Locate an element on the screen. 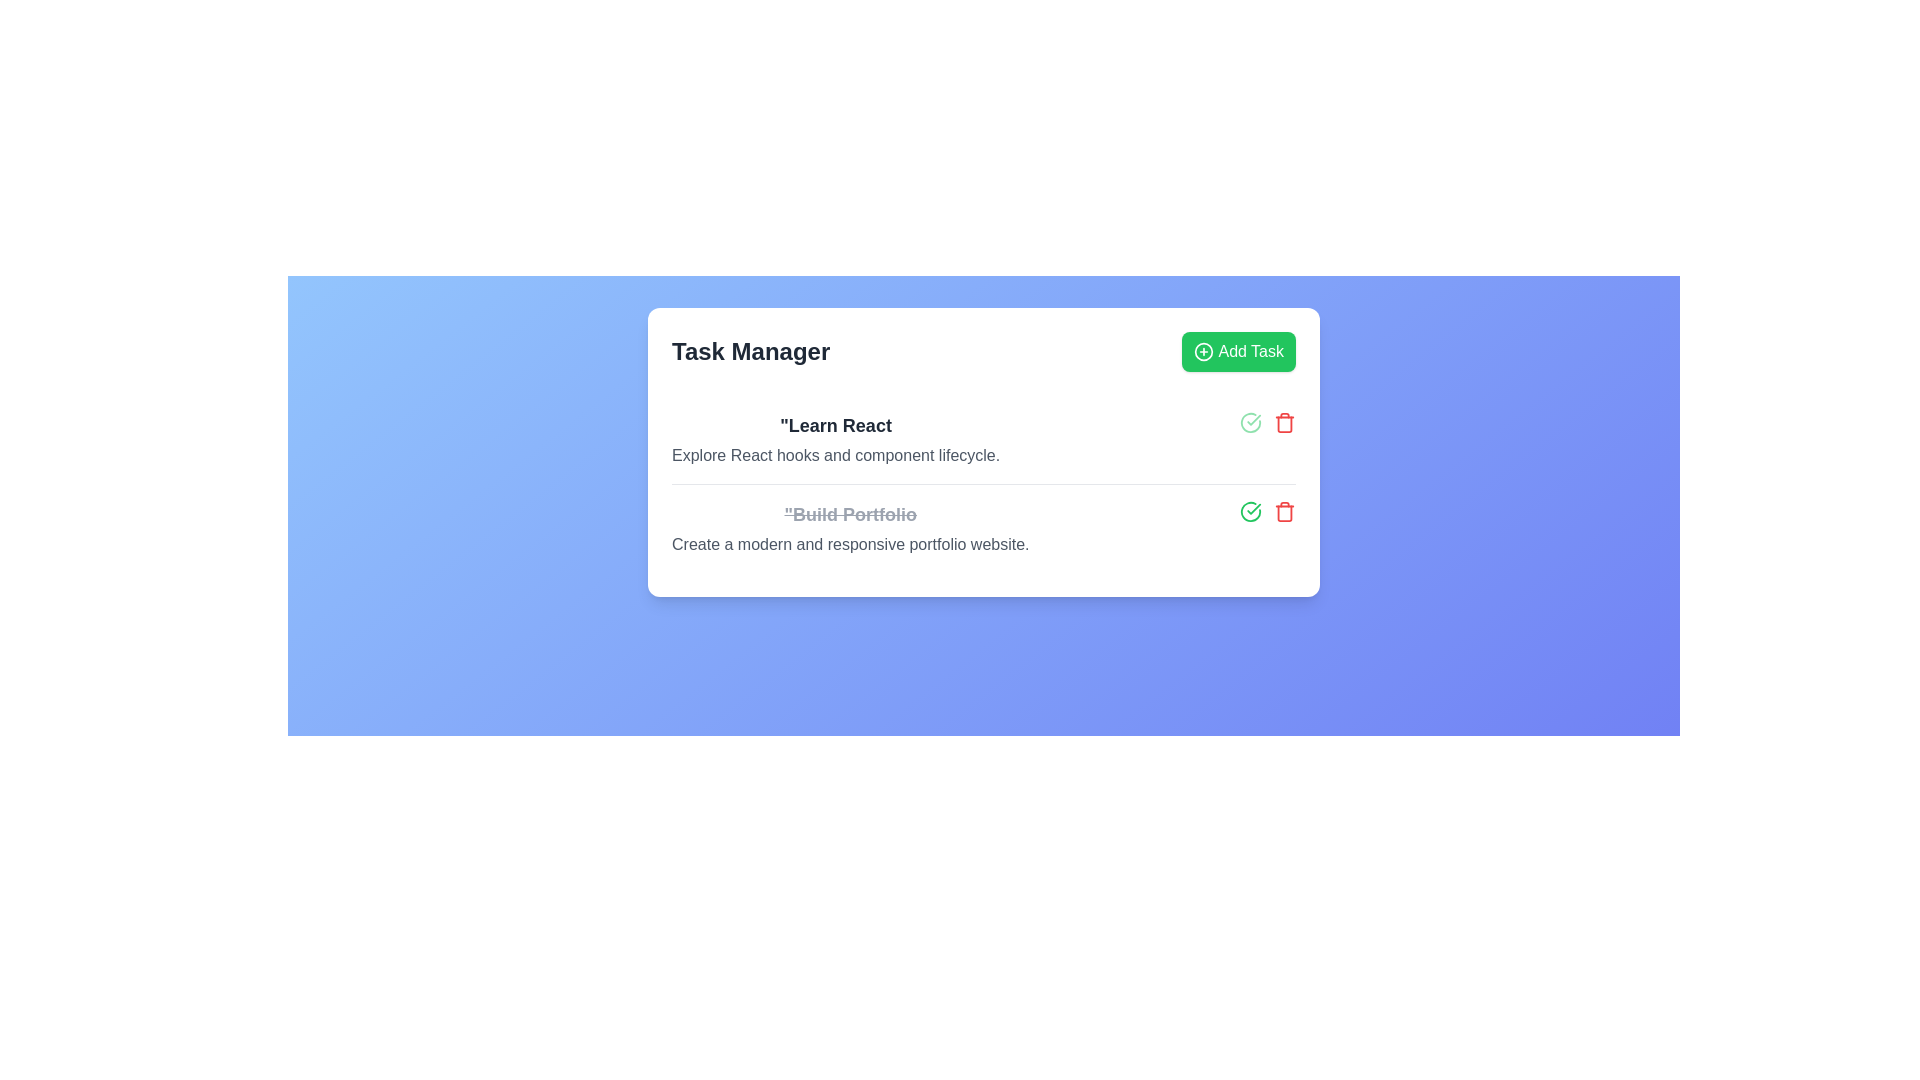  the text label heading reading 'Learn React', which is styled in a large, bold font and is located at the top of the task card labeled 'Task Manager' is located at coordinates (836, 424).